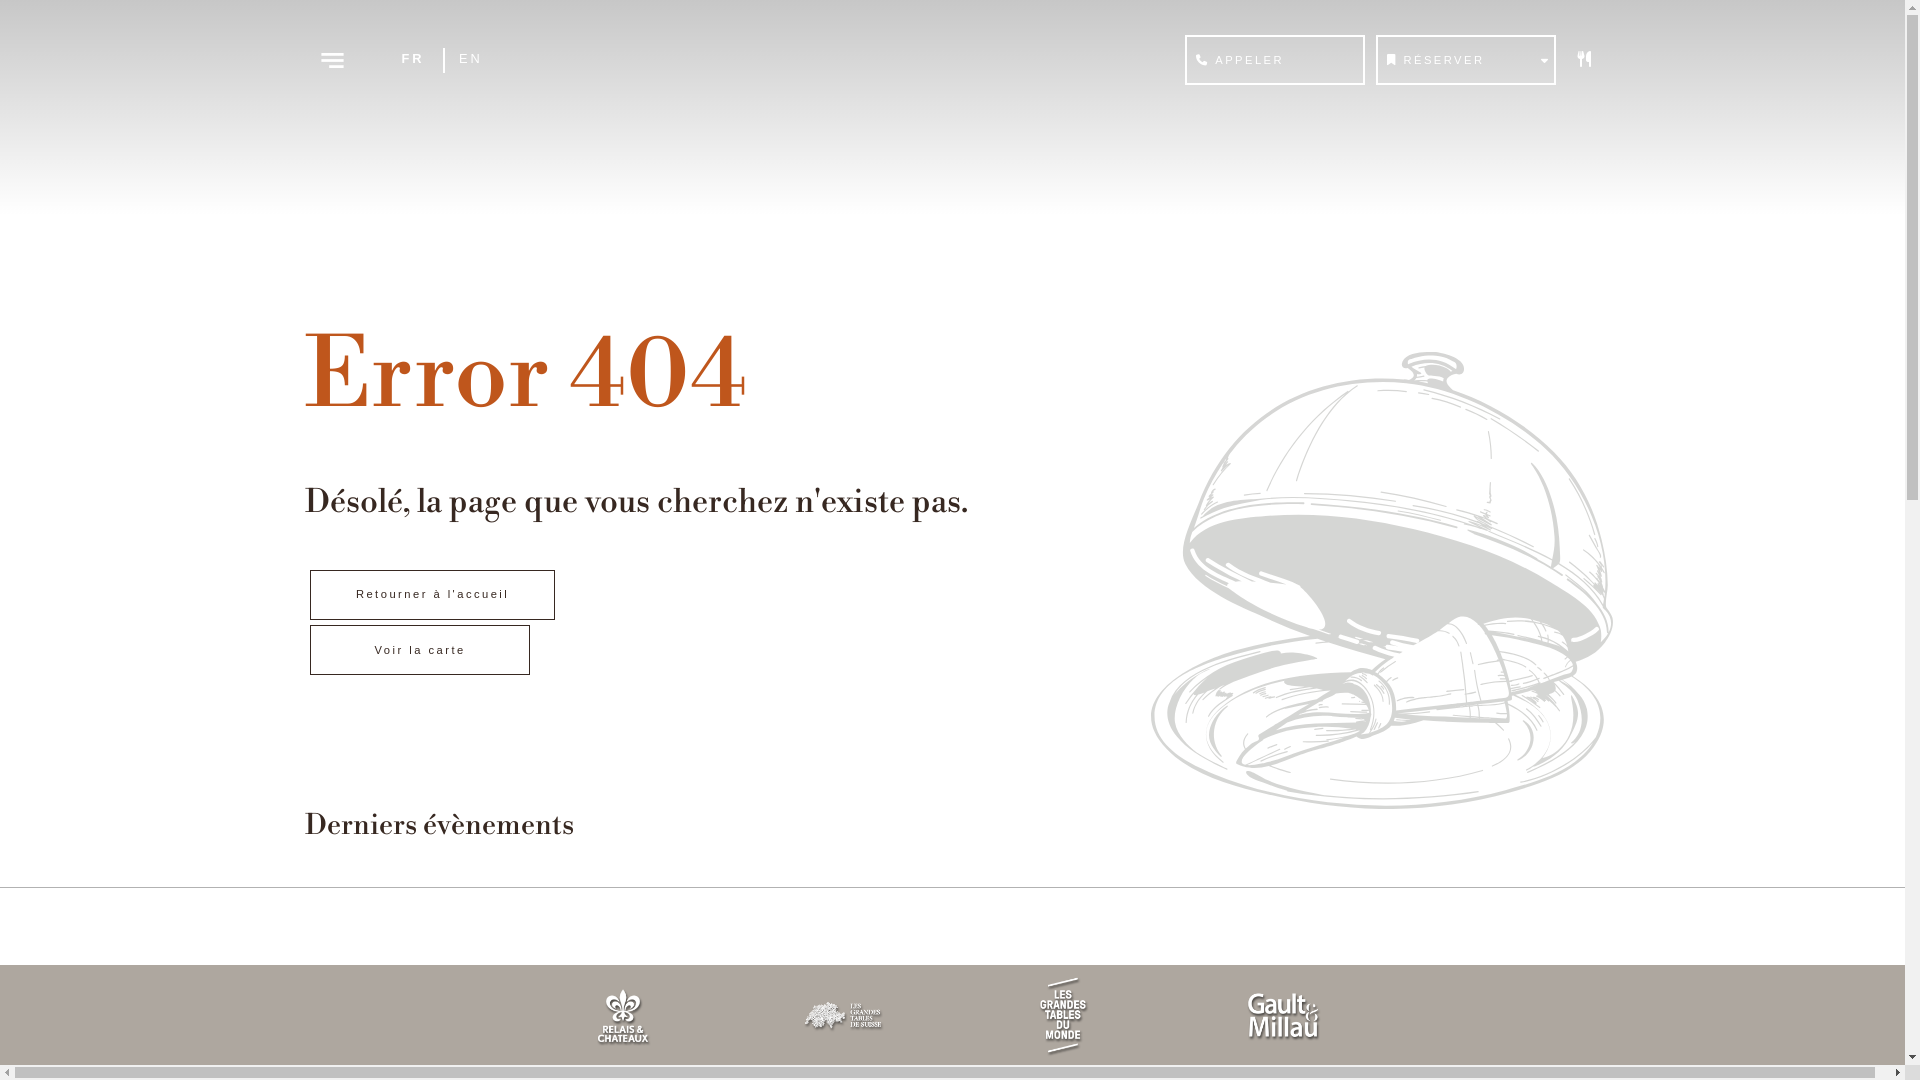 This screenshot has width=1920, height=1080. What do you see at coordinates (309, 650) in the screenshot?
I see `'Voir la carte'` at bounding box center [309, 650].